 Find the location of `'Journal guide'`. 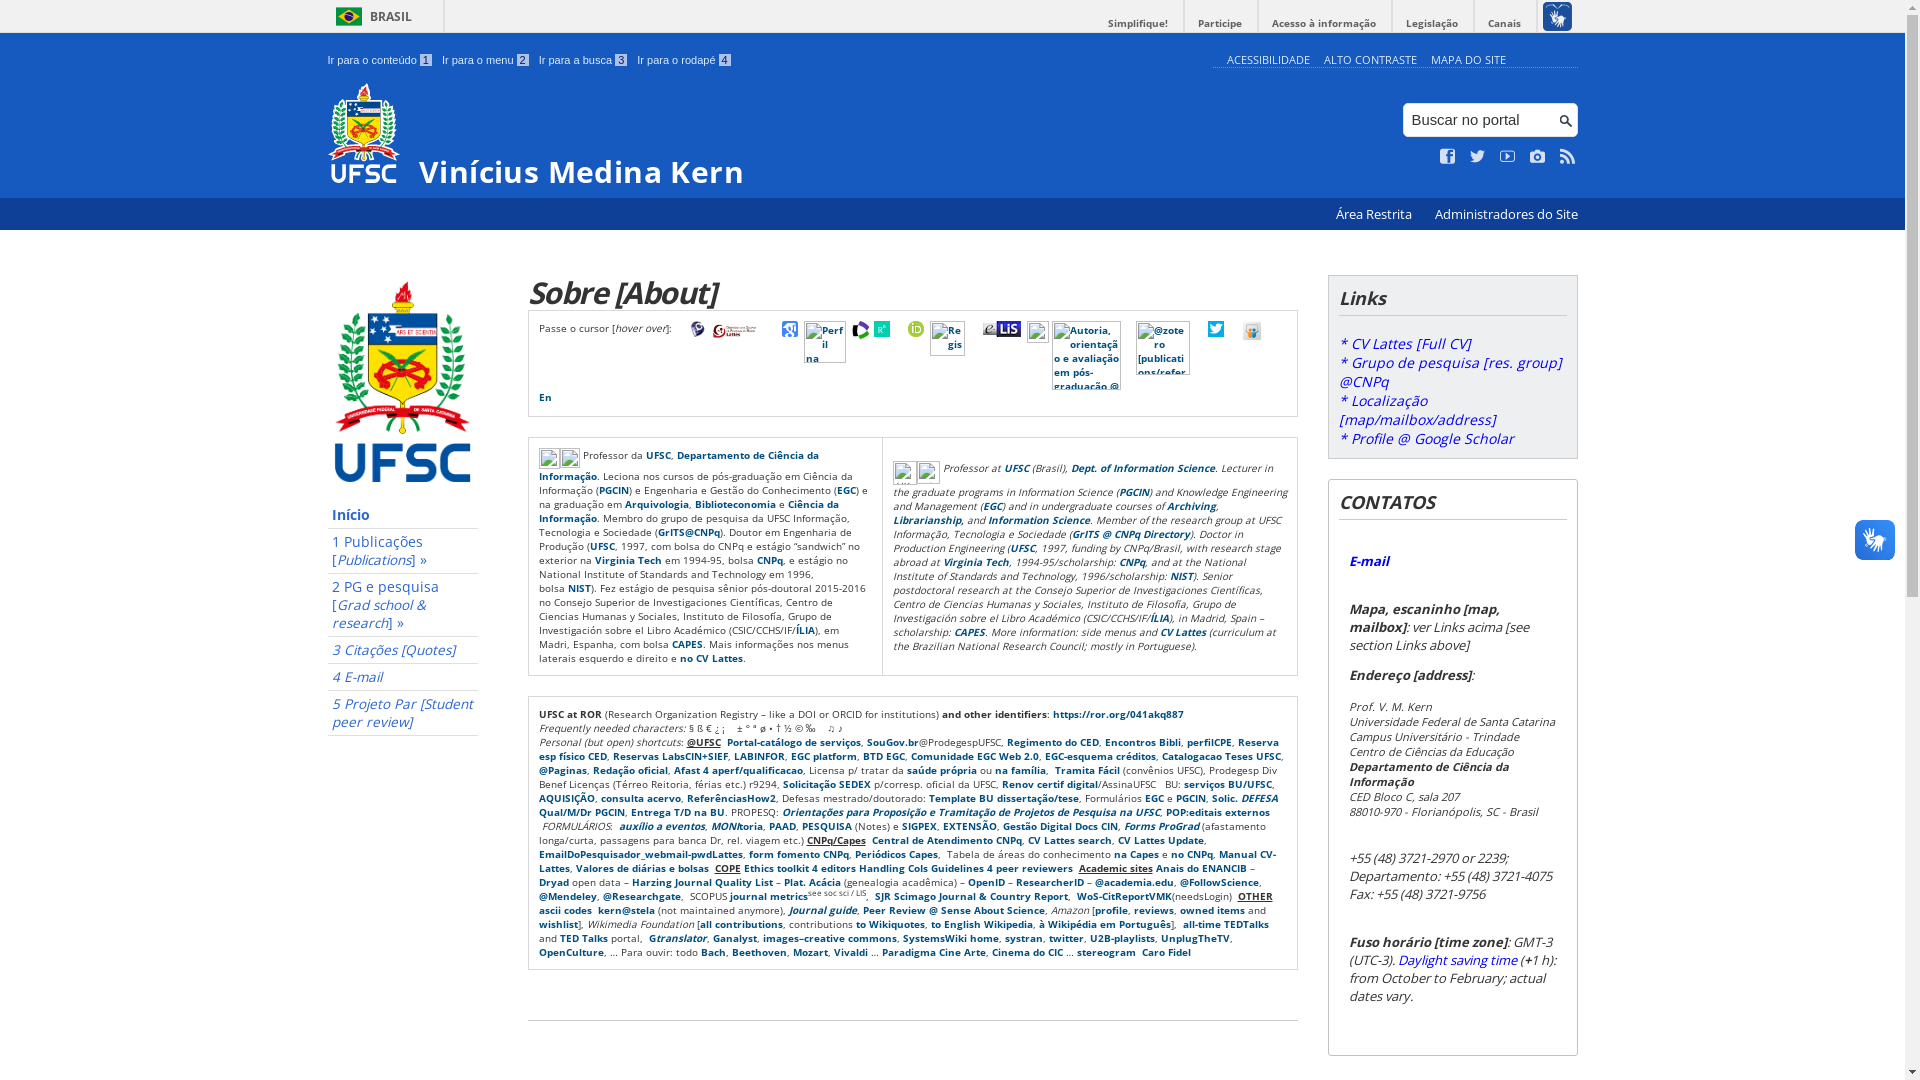

'Journal guide' is located at coordinates (821, 910).